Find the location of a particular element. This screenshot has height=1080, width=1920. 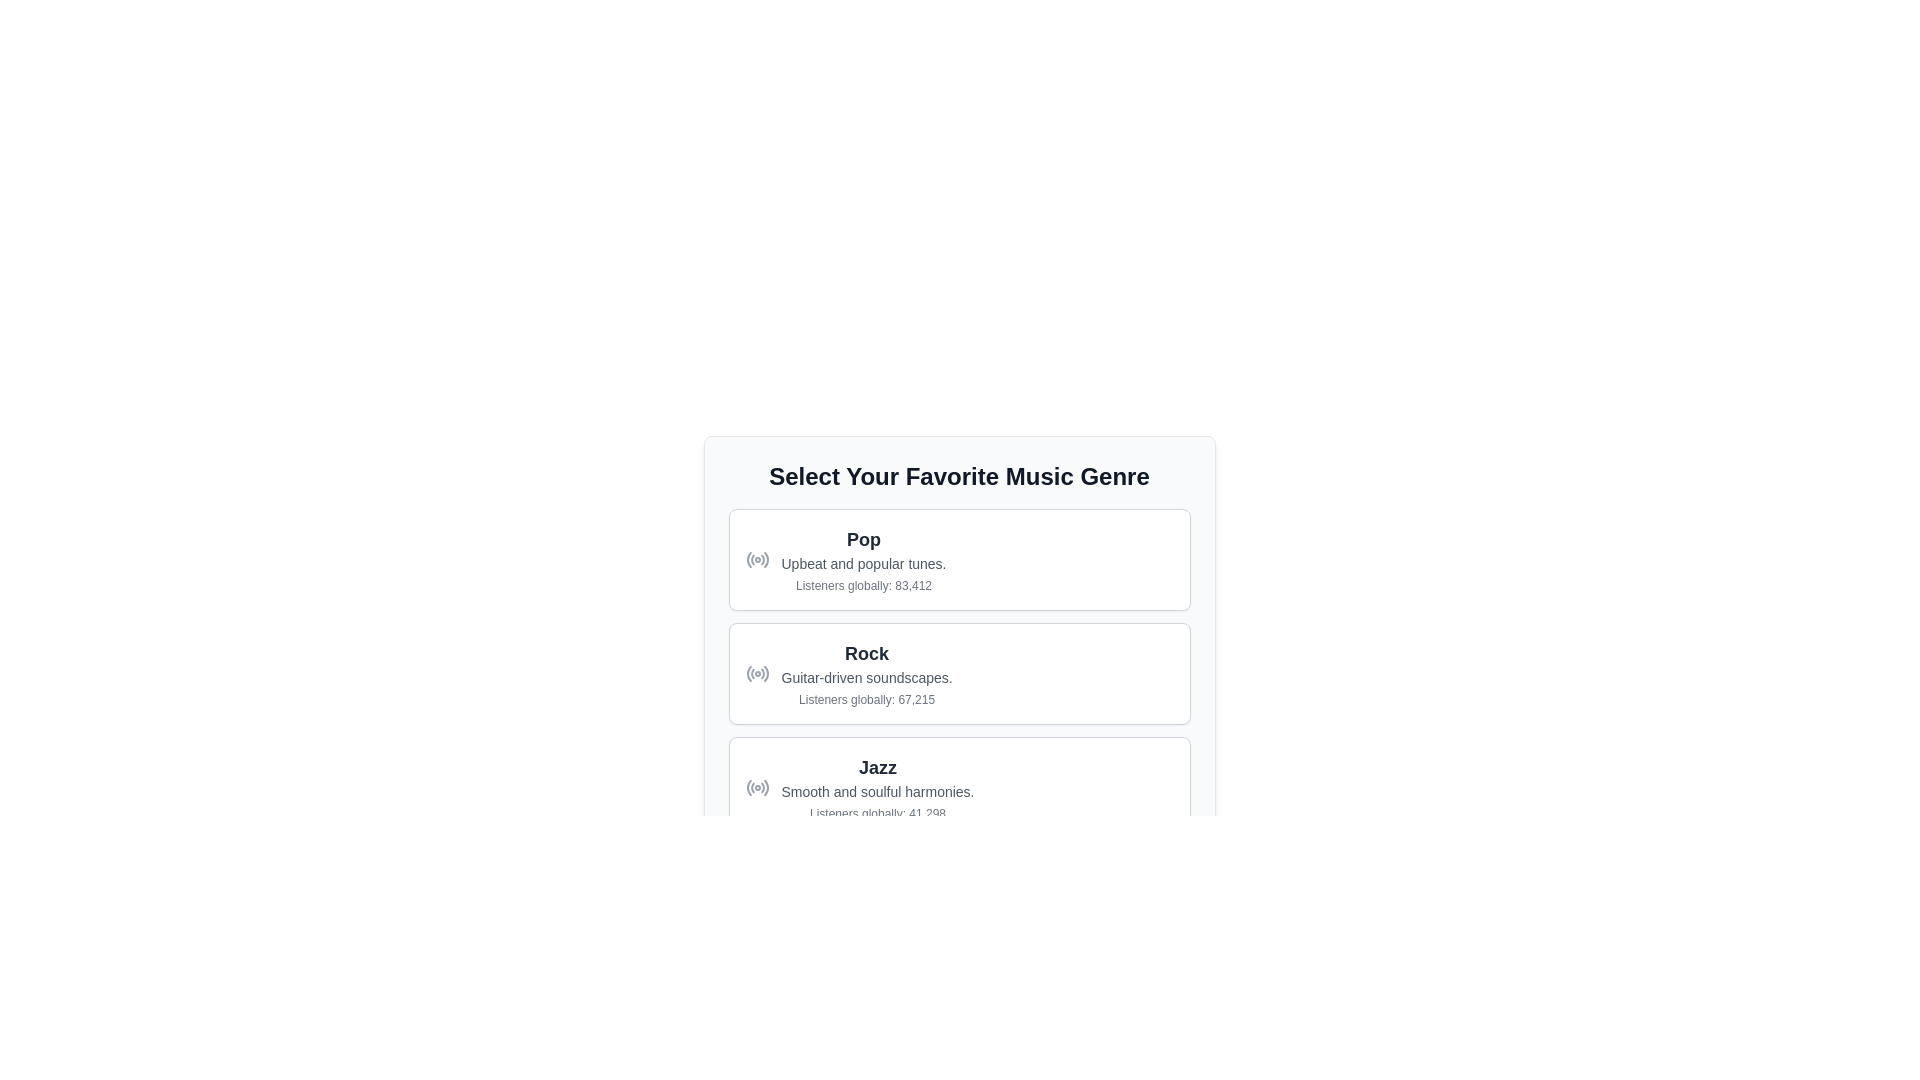

the Jazz icon located to the left of the text 'Jazz' in the third rectangular button-like section of the vertical list of options is located at coordinates (756, 786).